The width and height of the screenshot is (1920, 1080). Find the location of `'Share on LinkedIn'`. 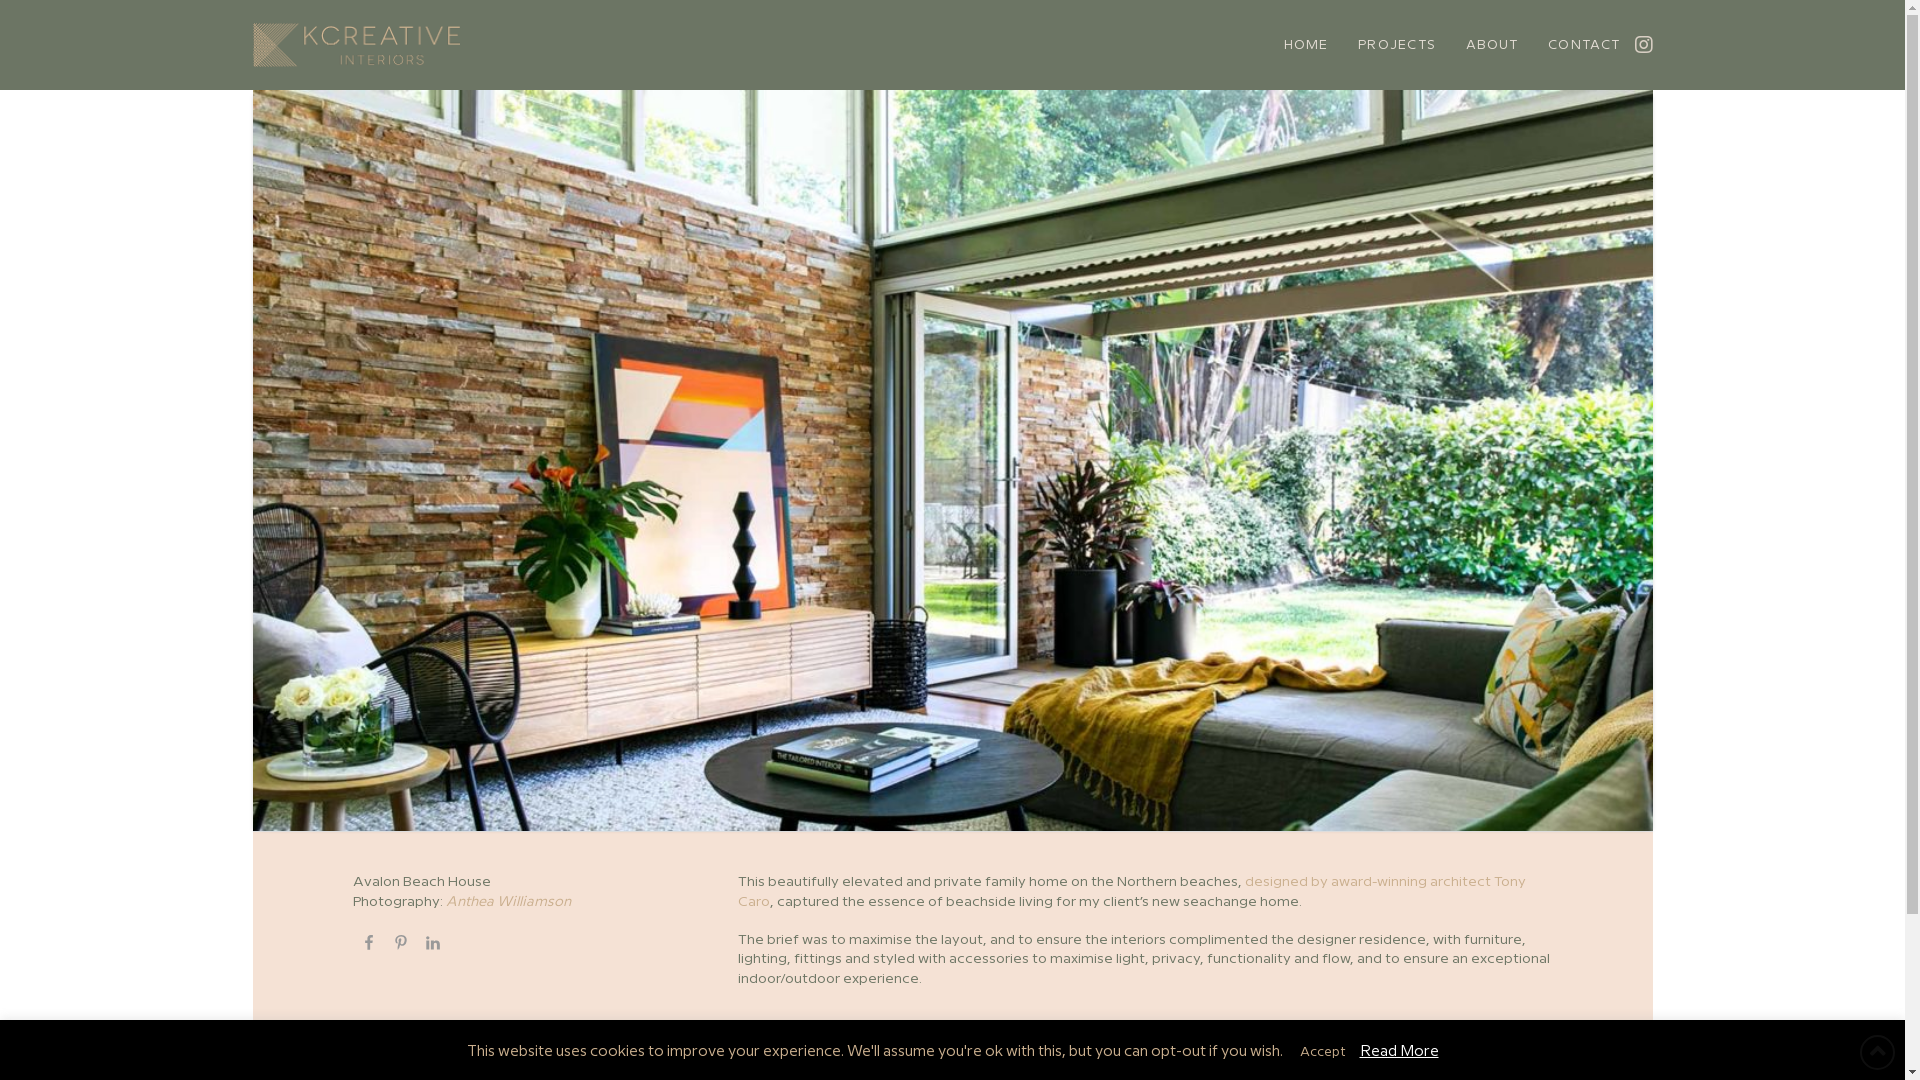

'Share on LinkedIn' is located at coordinates (431, 946).